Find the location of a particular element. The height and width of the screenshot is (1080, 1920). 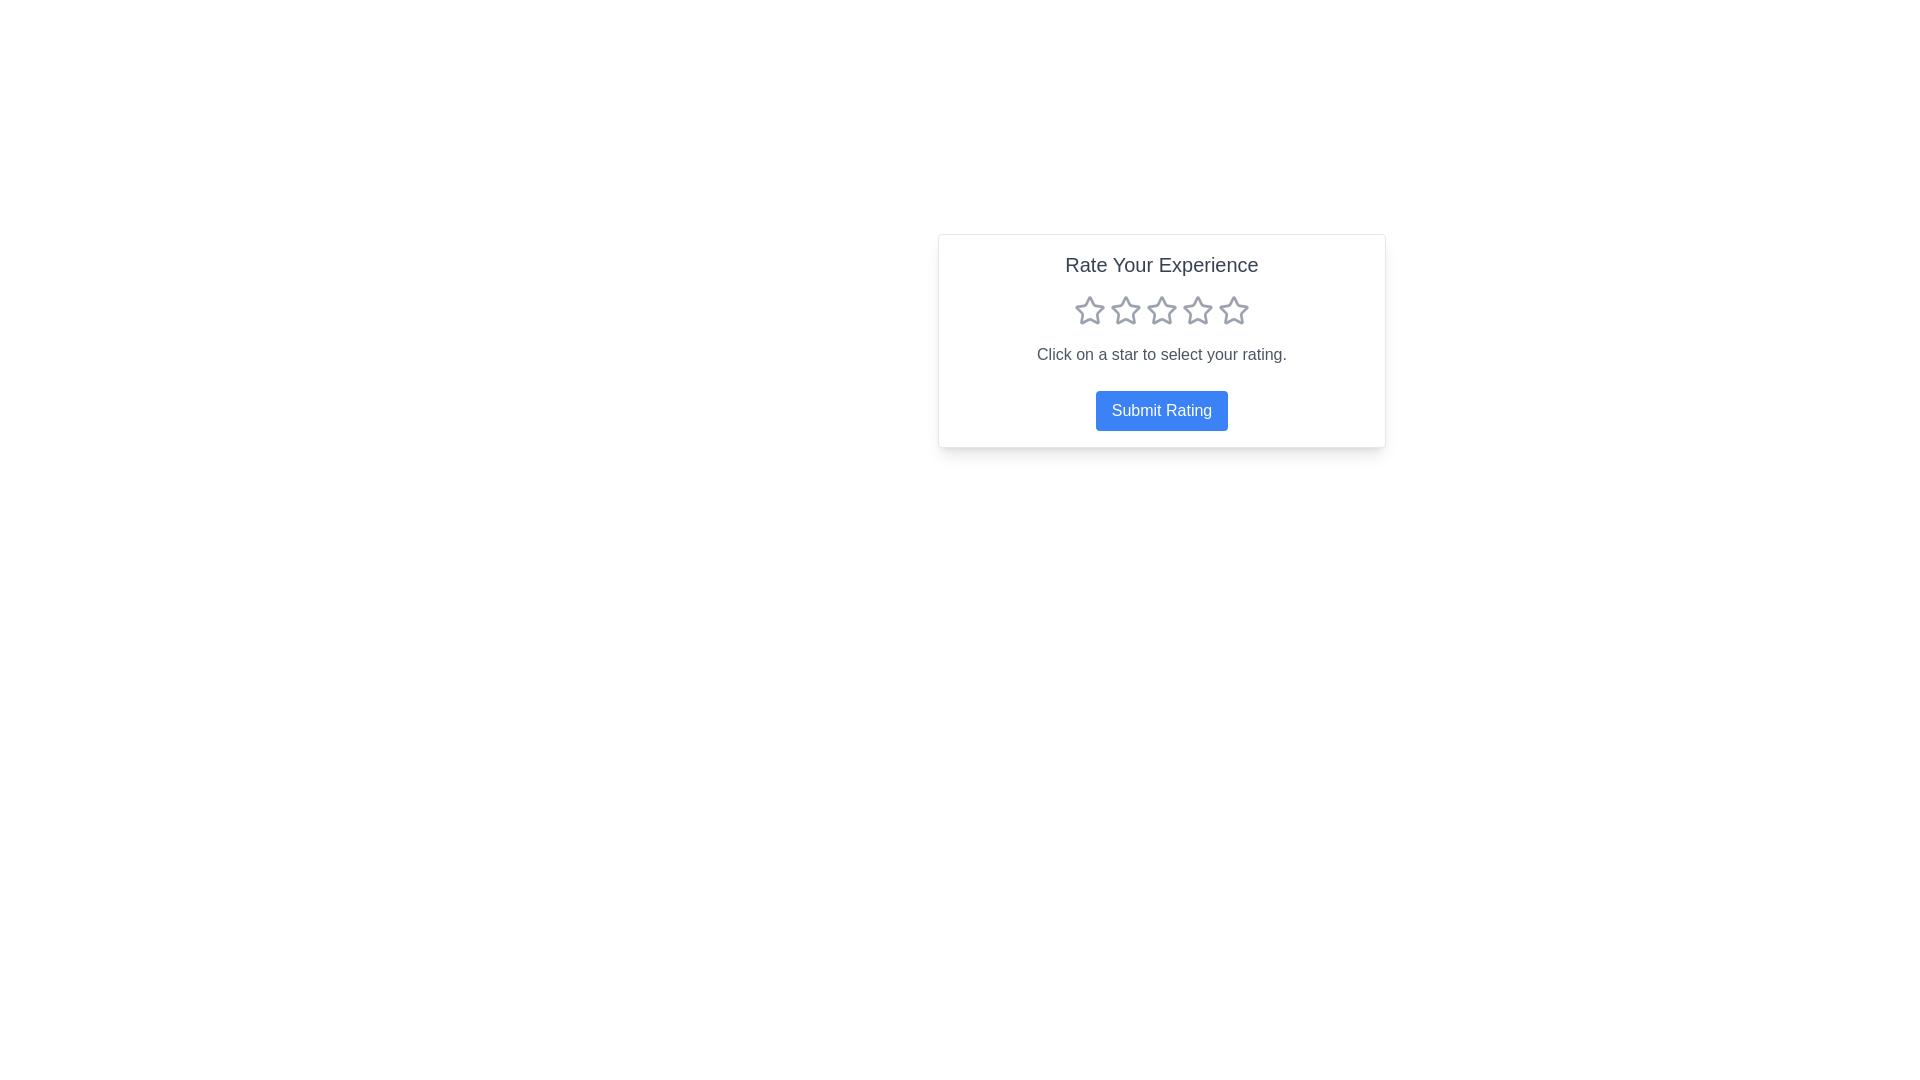

the first Rating Star Icon, which has a gray outline indicating it is inactive, to rate it is located at coordinates (1088, 311).